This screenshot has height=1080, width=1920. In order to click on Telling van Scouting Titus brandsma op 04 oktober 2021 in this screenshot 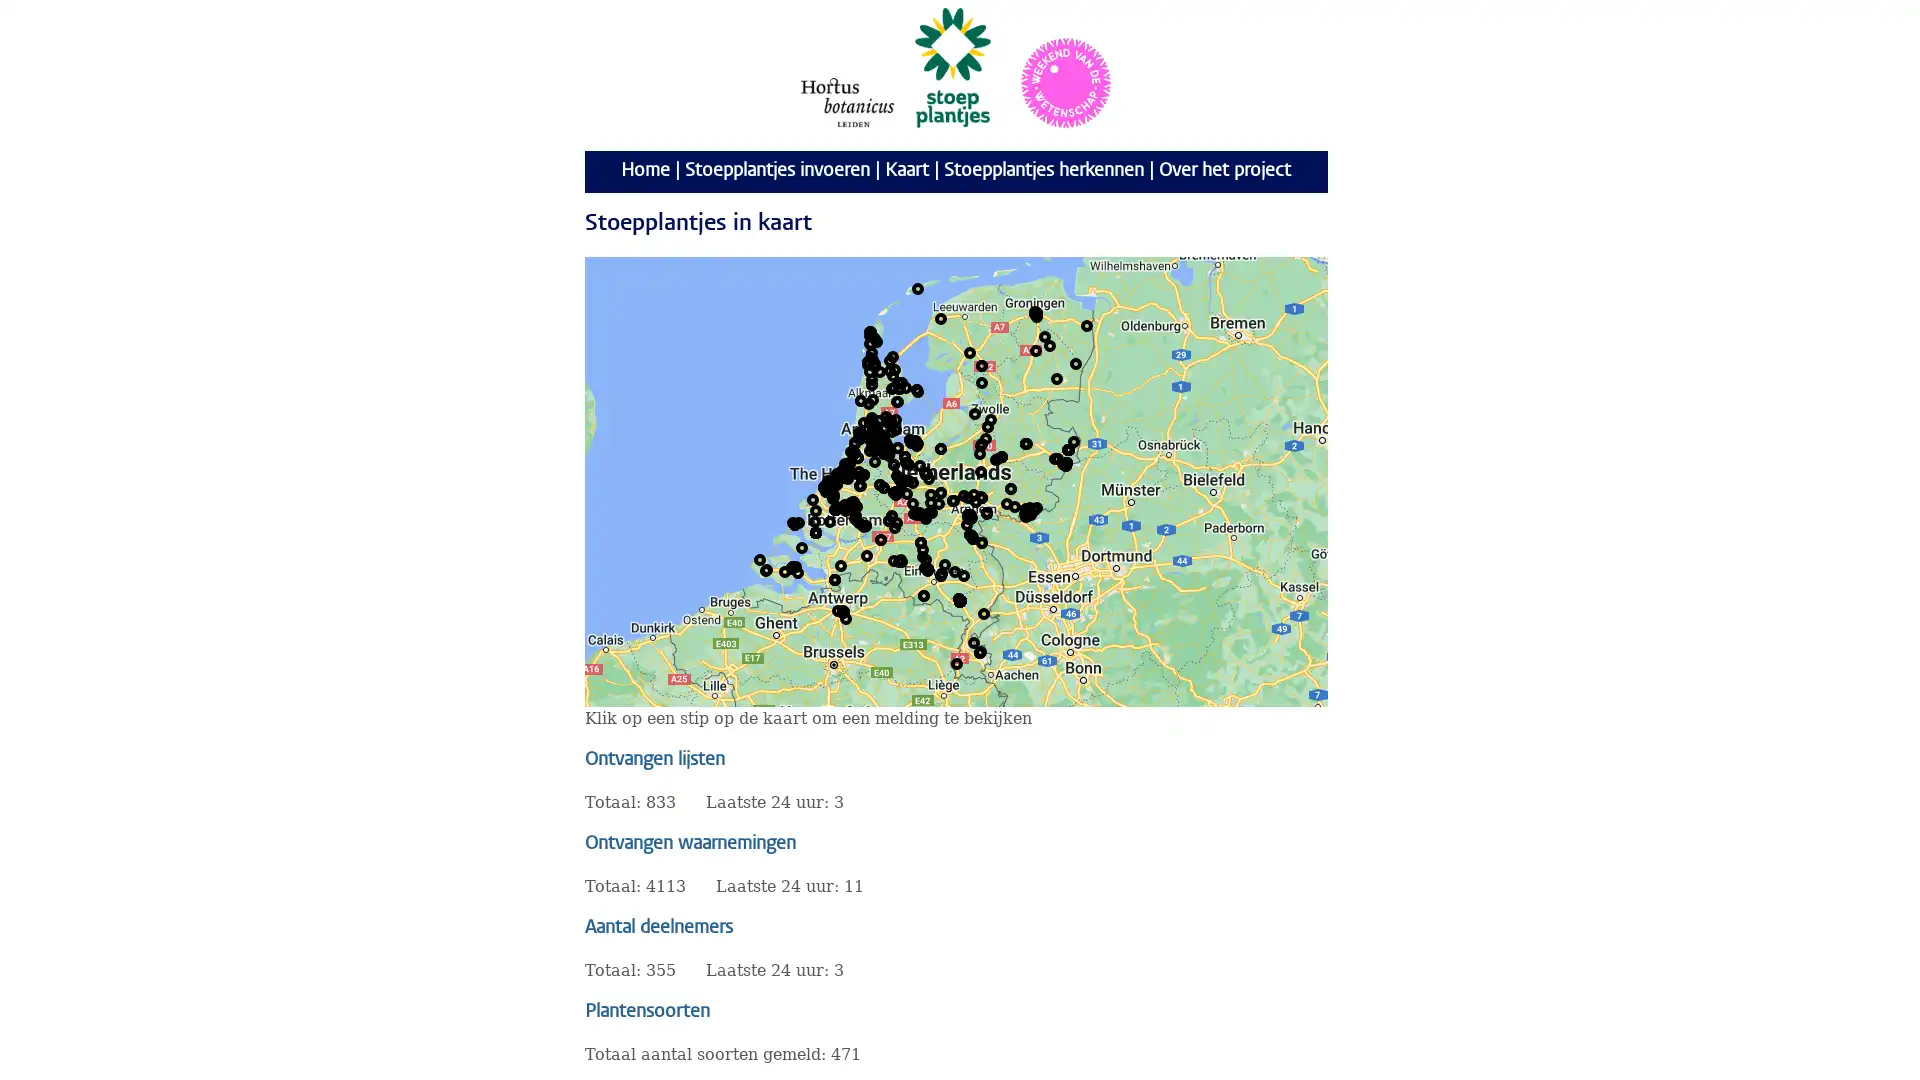, I will do `click(1068, 447)`.